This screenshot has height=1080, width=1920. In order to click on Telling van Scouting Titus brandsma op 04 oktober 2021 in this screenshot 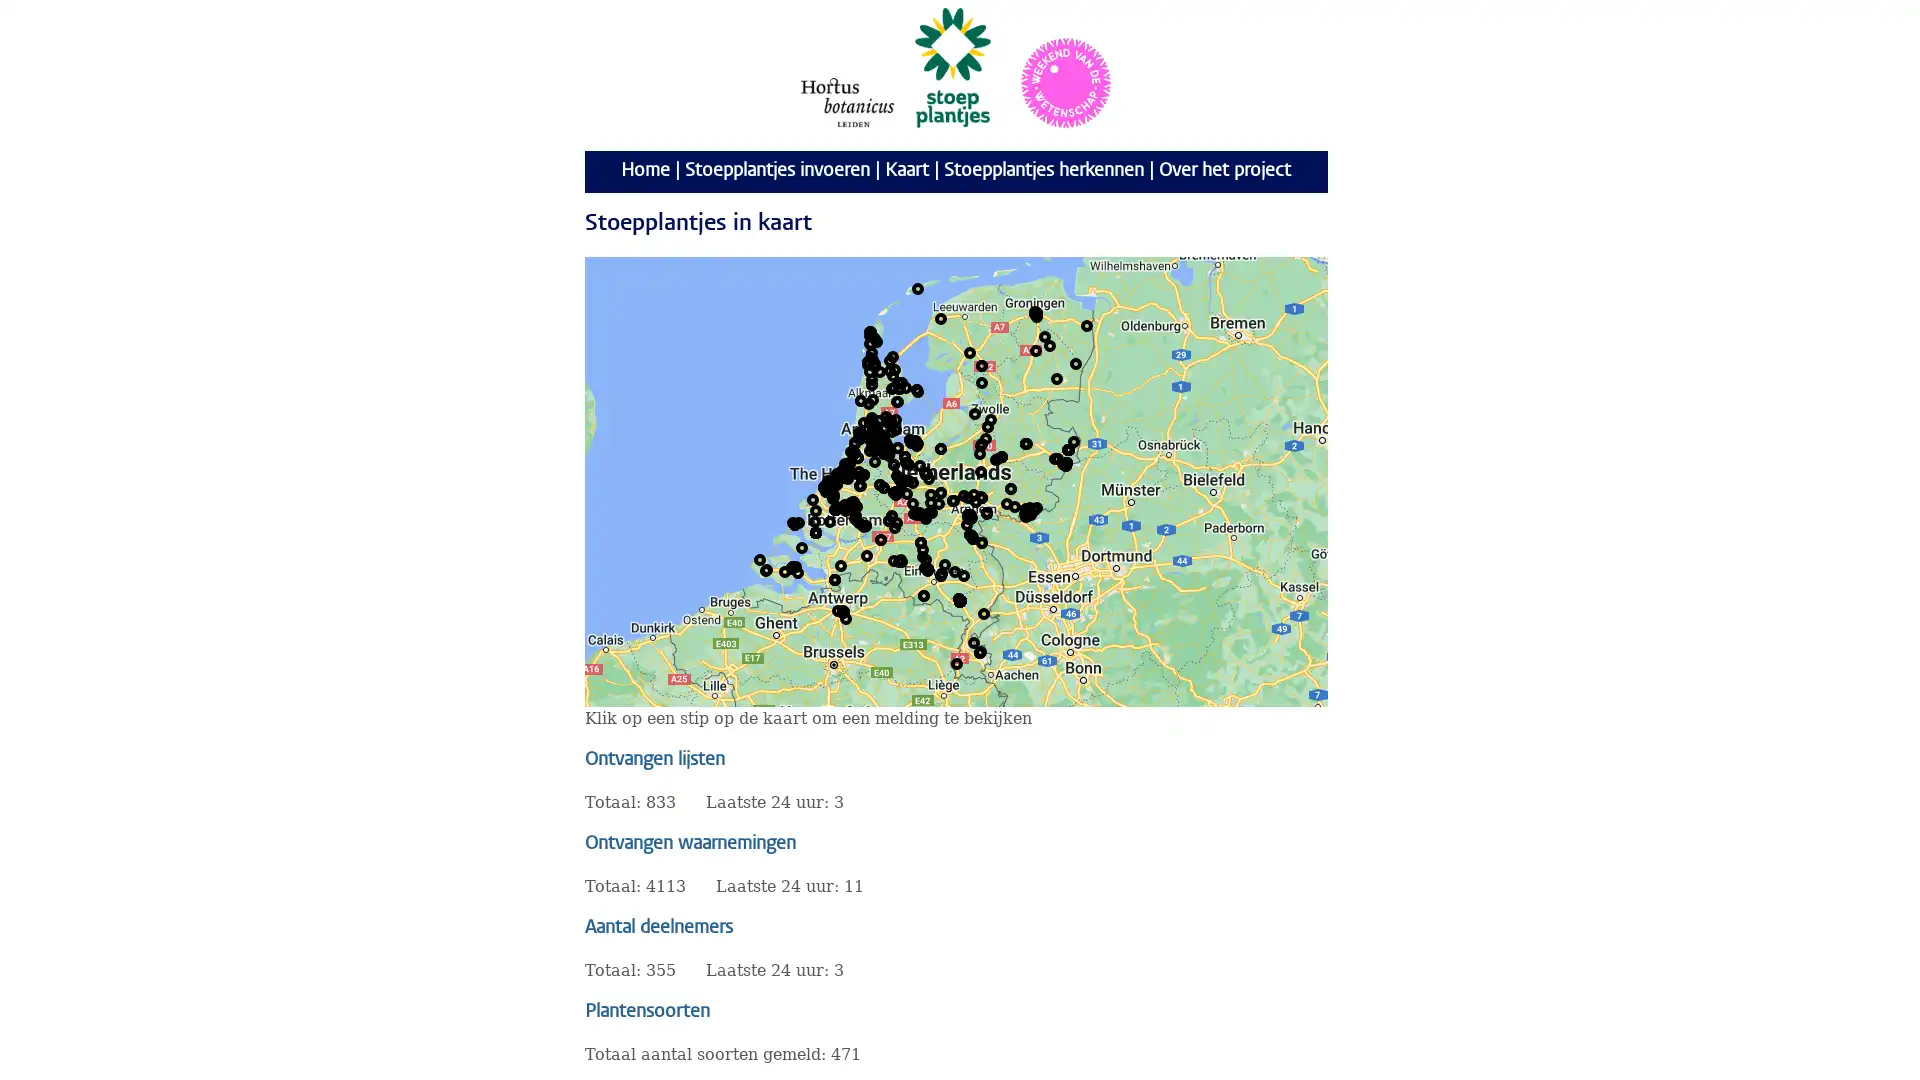, I will do `click(1068, 447)`.